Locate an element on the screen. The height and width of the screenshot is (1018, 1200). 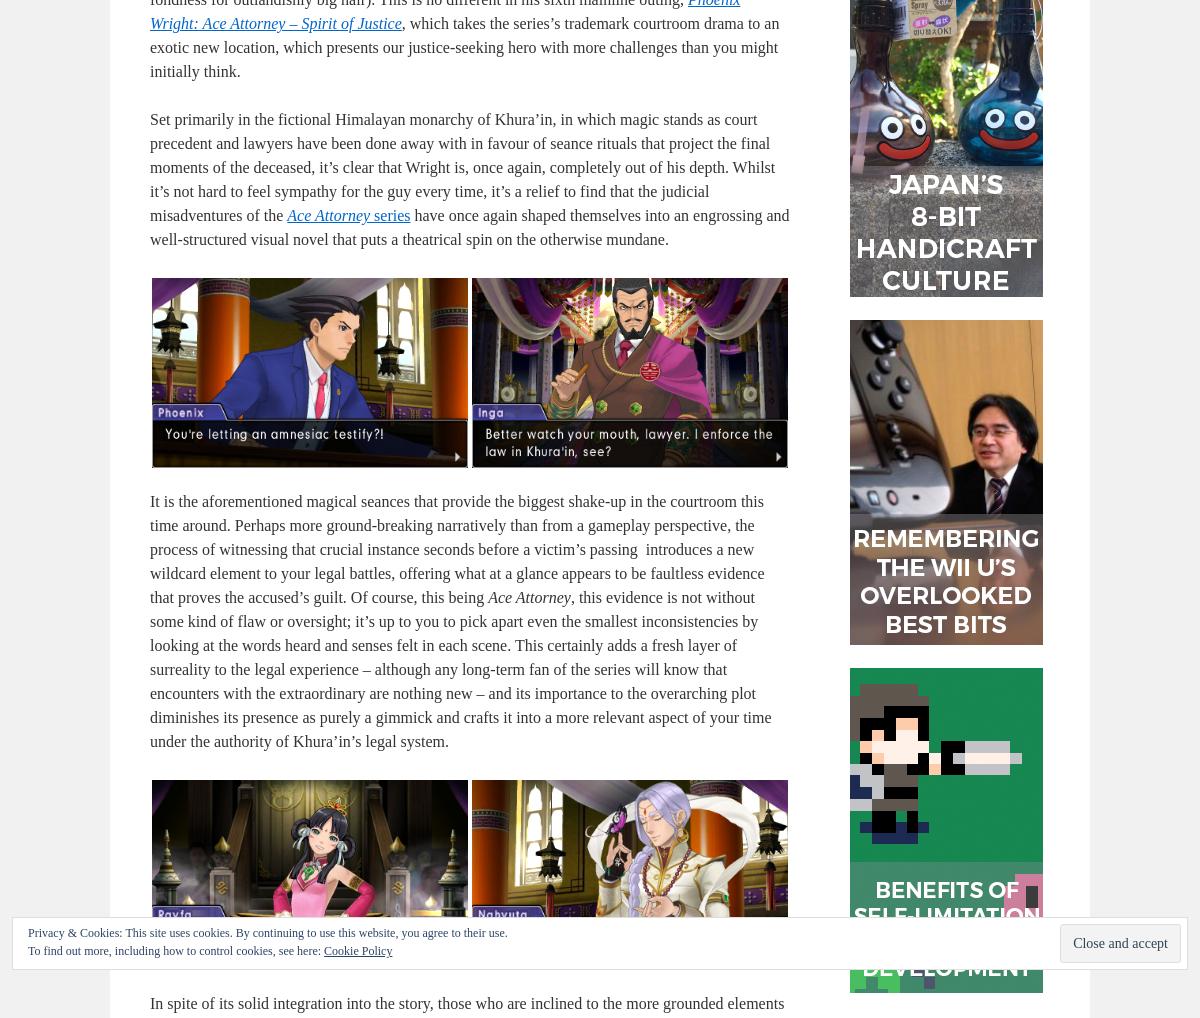
'Privacy & Cookies: This site uses cookies. By continuing to use this website, you agree to their use.' is located at coordinates (266, 931).